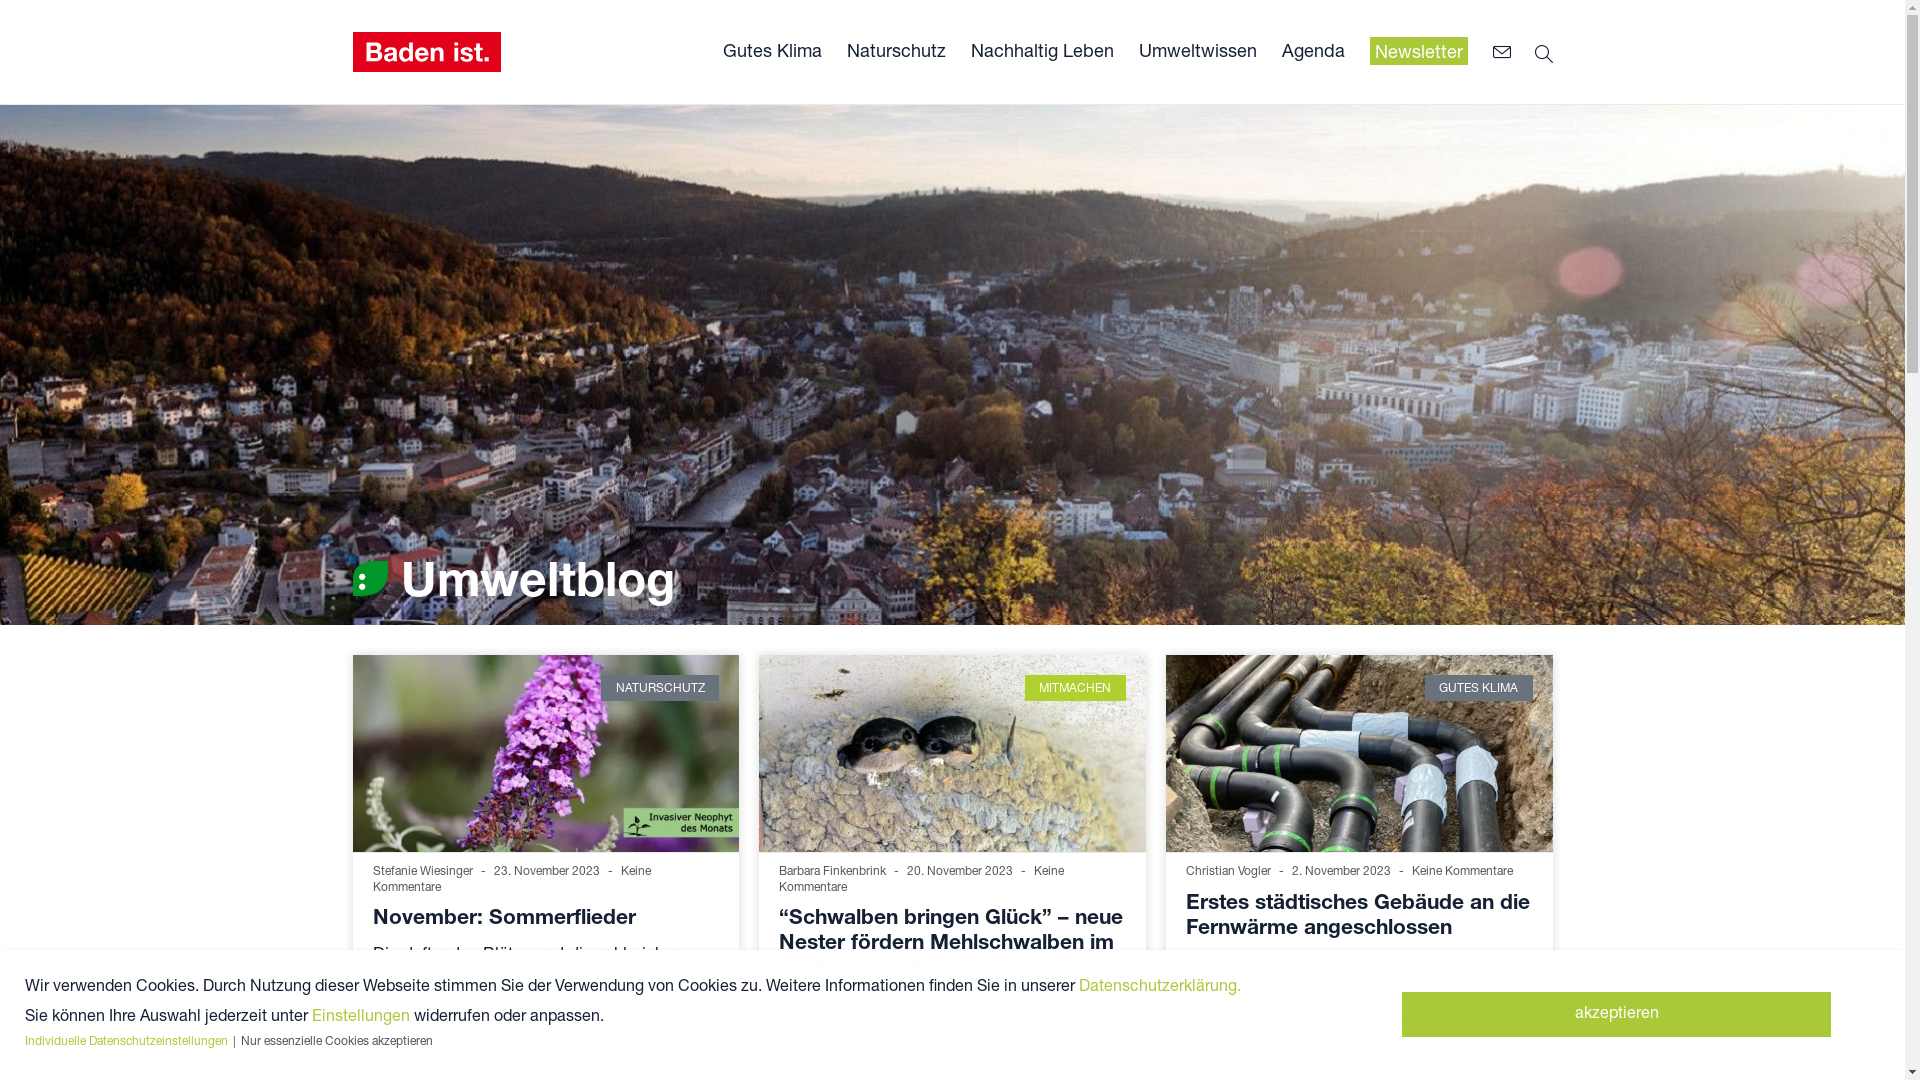 The image size is (1920, 1080). What do you see at coordinates (1616, 1014) in the screenshot?
I see `'akzeptieren'` at bounding box center [1616, 1014].